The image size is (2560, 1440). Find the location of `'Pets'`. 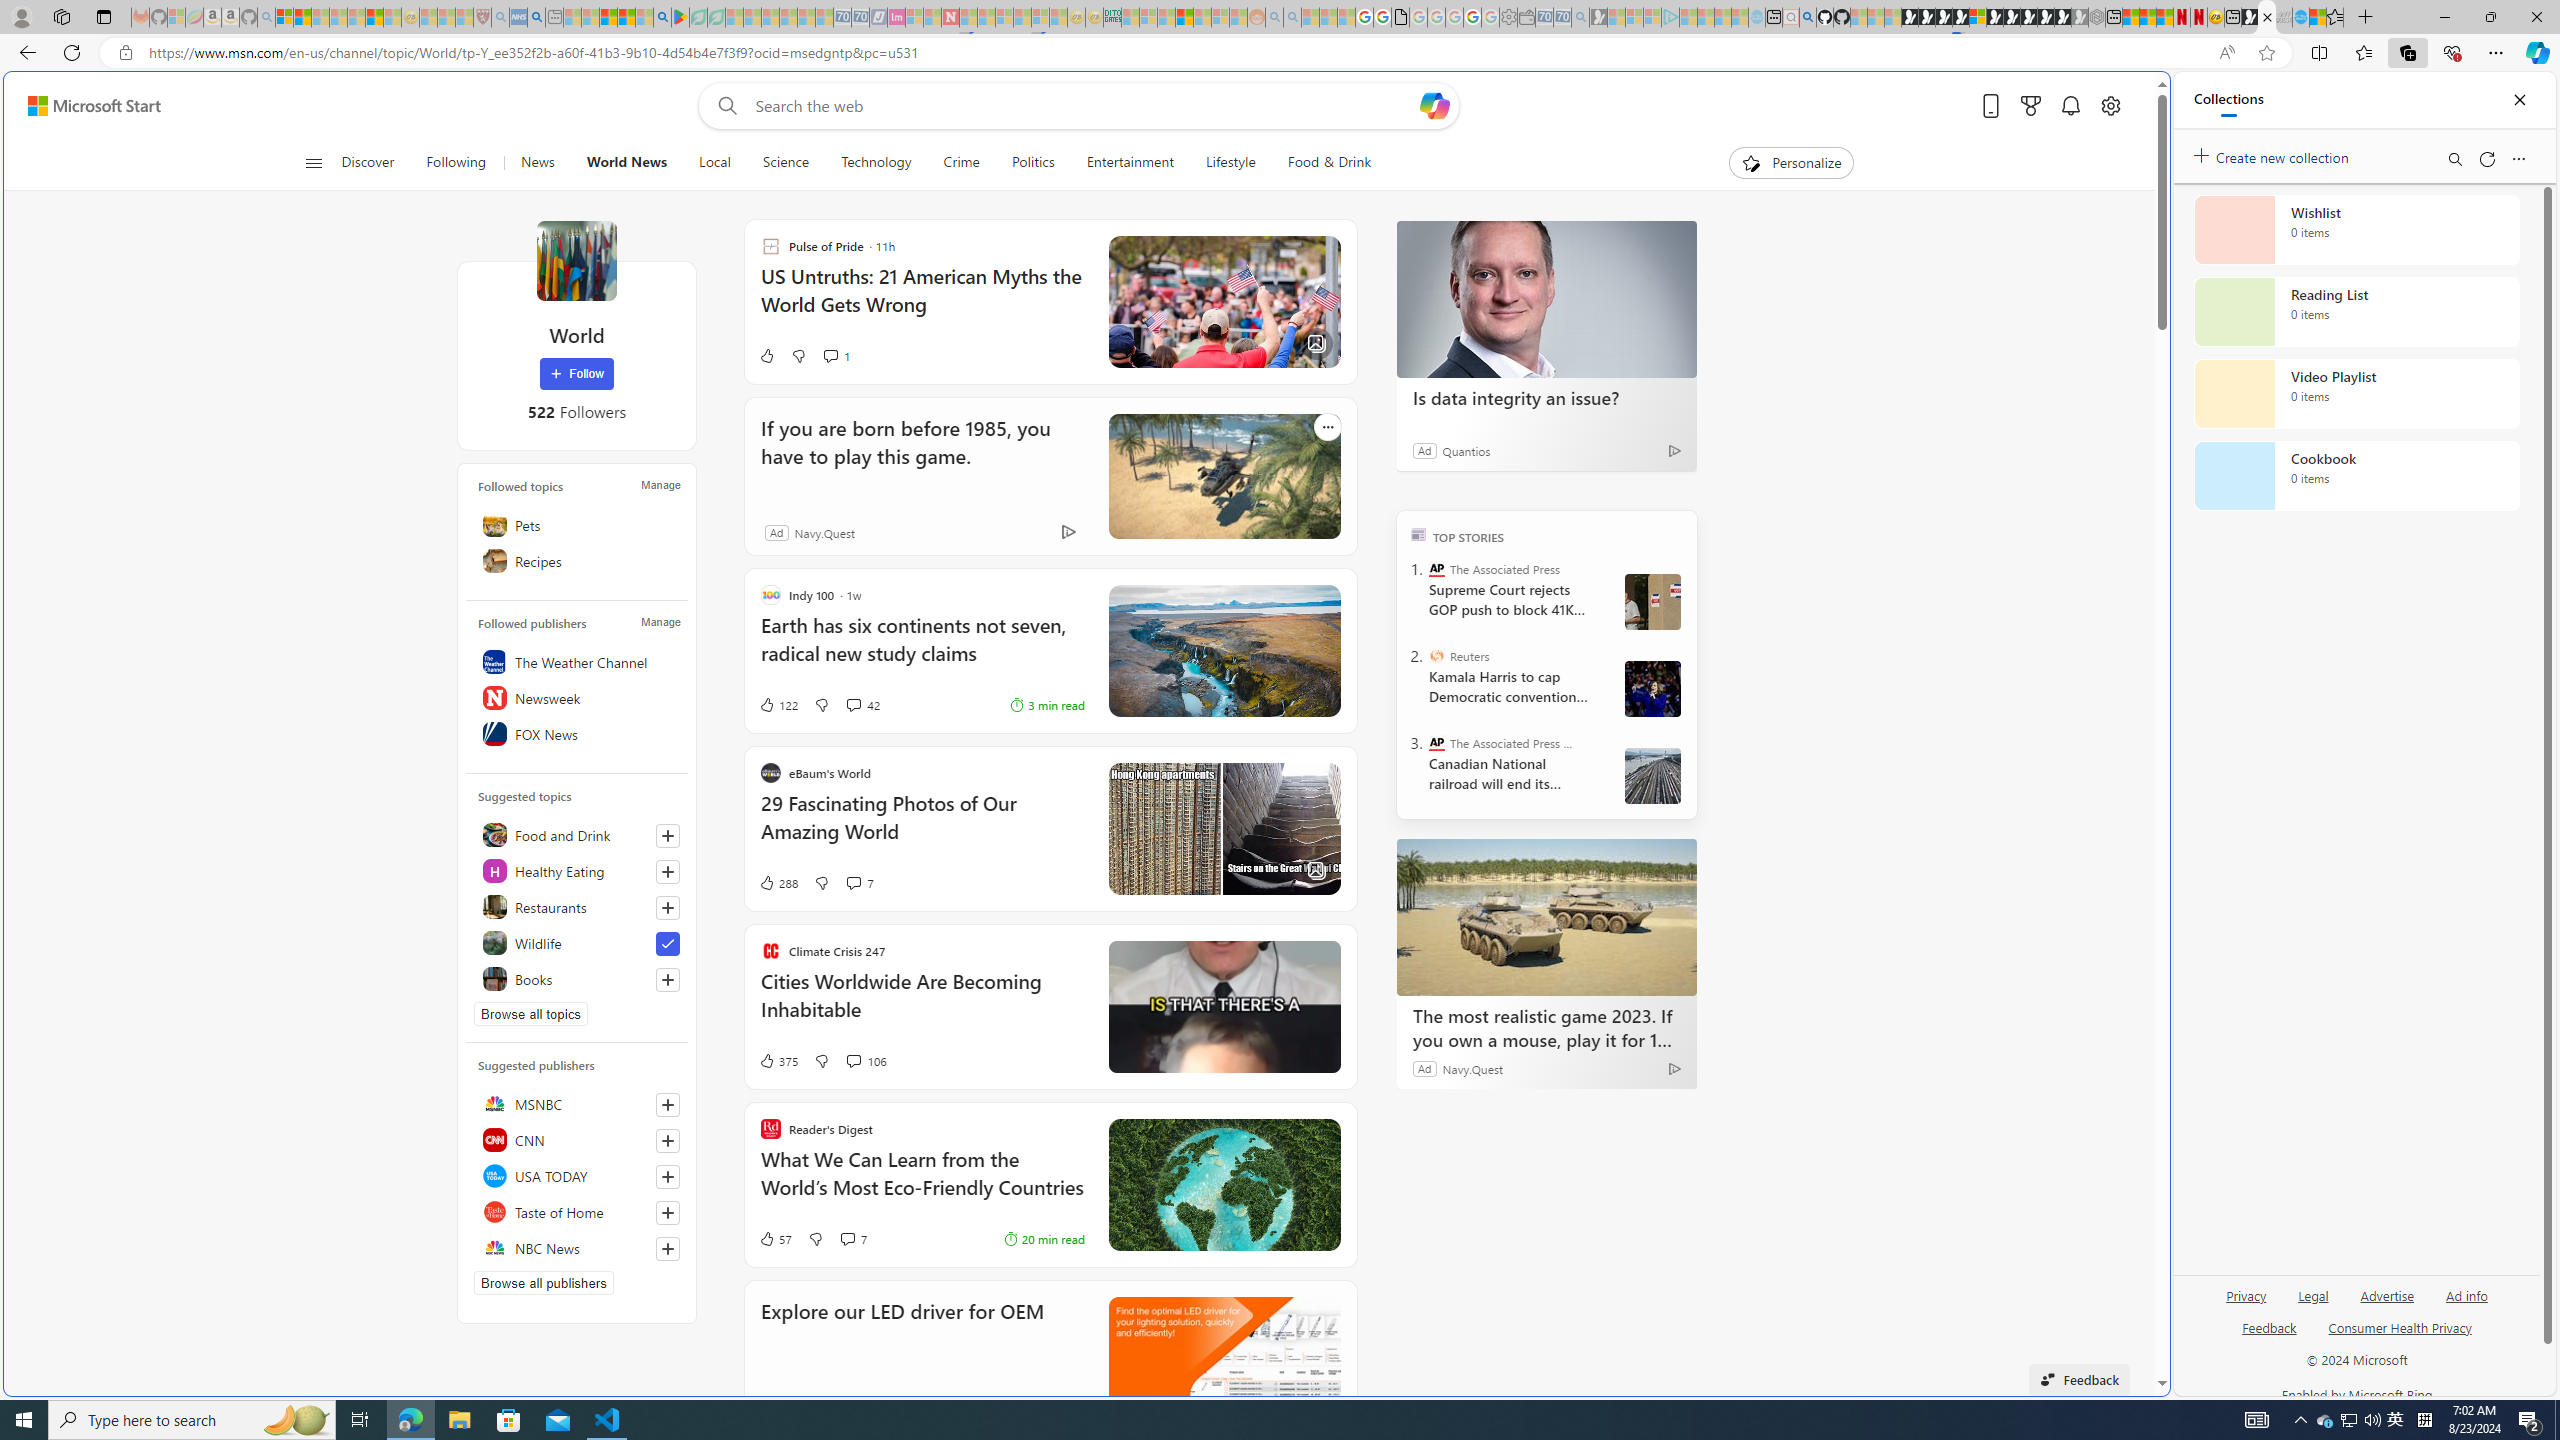

'Pets' is located at coordinates (575, 524).